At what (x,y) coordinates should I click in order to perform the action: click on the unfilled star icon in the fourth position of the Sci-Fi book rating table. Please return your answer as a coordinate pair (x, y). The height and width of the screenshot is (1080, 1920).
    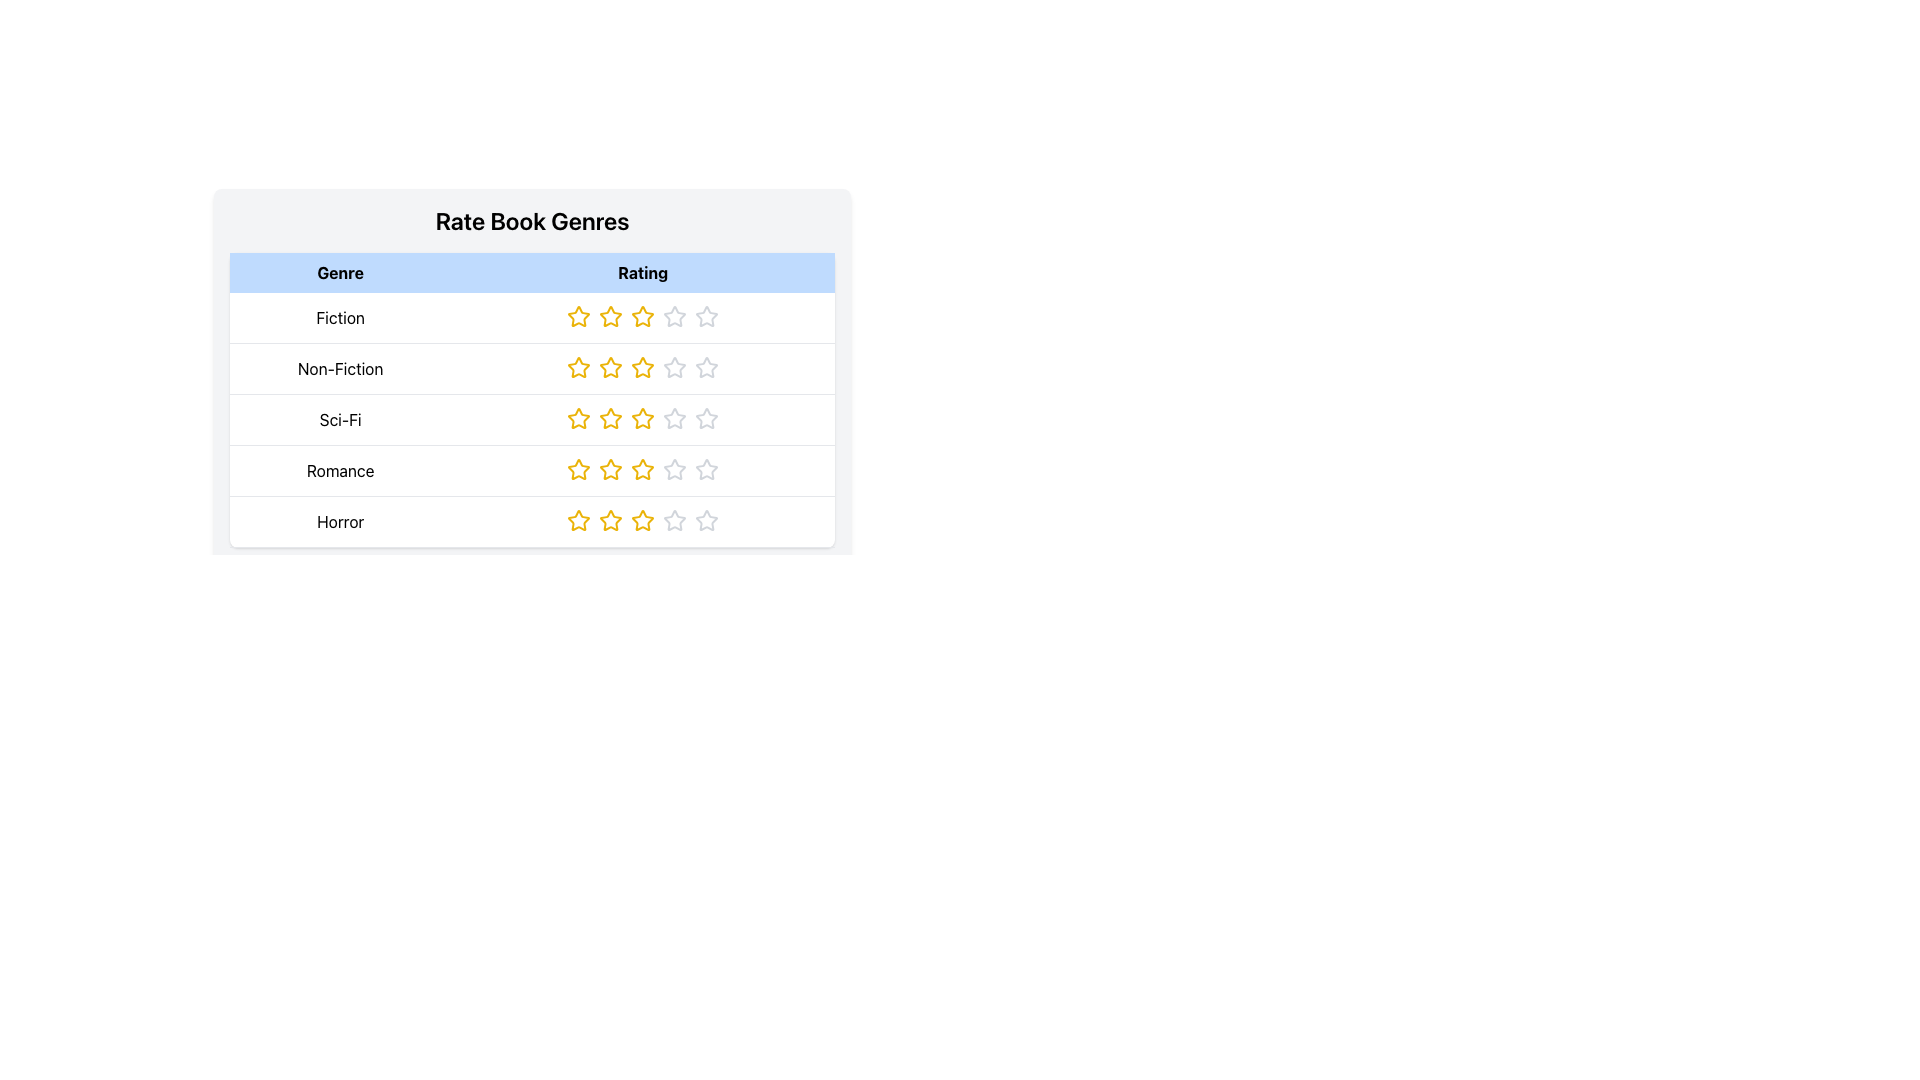
    Looking at the image, I should click on (707, 417).